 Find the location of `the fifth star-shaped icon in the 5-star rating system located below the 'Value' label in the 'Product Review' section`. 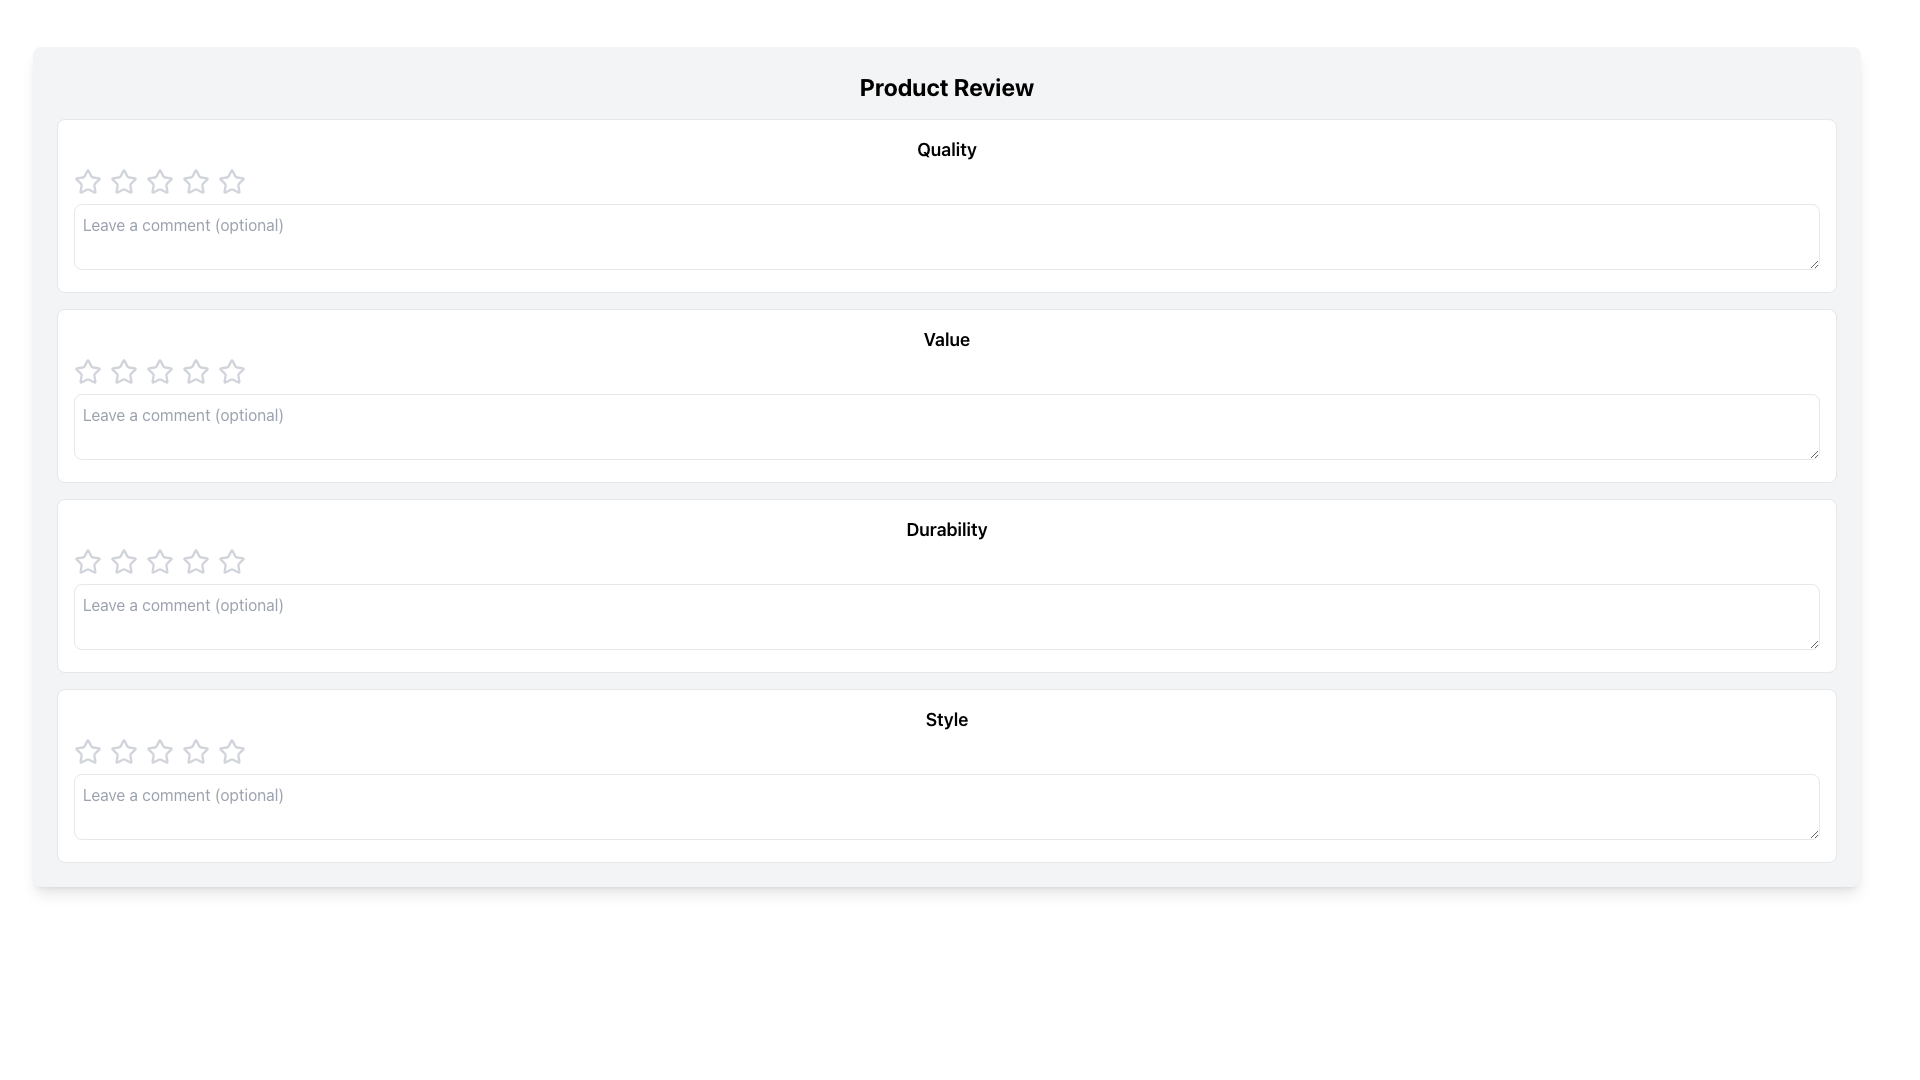

the fifth star-shaped icon in the 5-star rating system located below the 'Value' label in the 'Product Review' section is located at coordinates (196, 371).